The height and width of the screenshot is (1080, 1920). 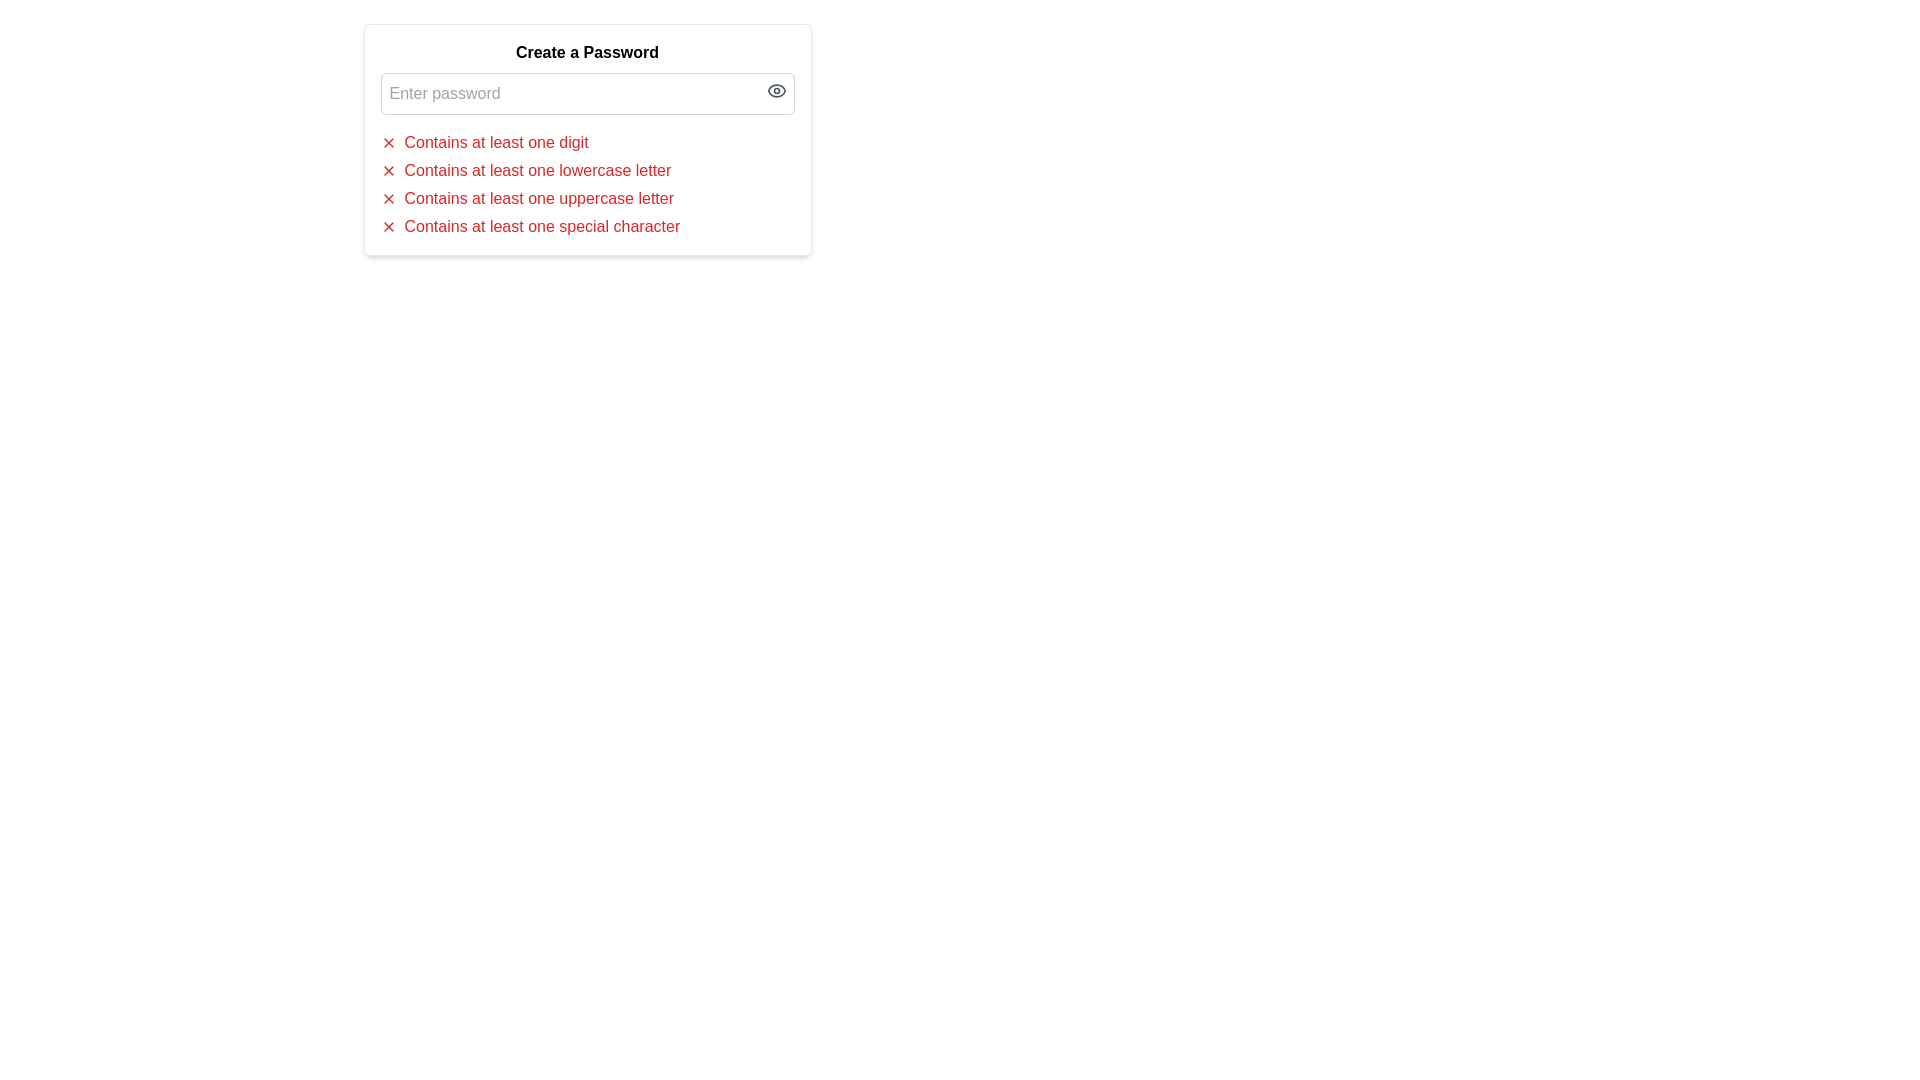 What do you see at coordinates (542, 226) in the screenshot?
I see `the static text label that informs the user about password criteria, positioned below the text 'Contains at least one uppercase letter.'` at bounding box center [542, 226].